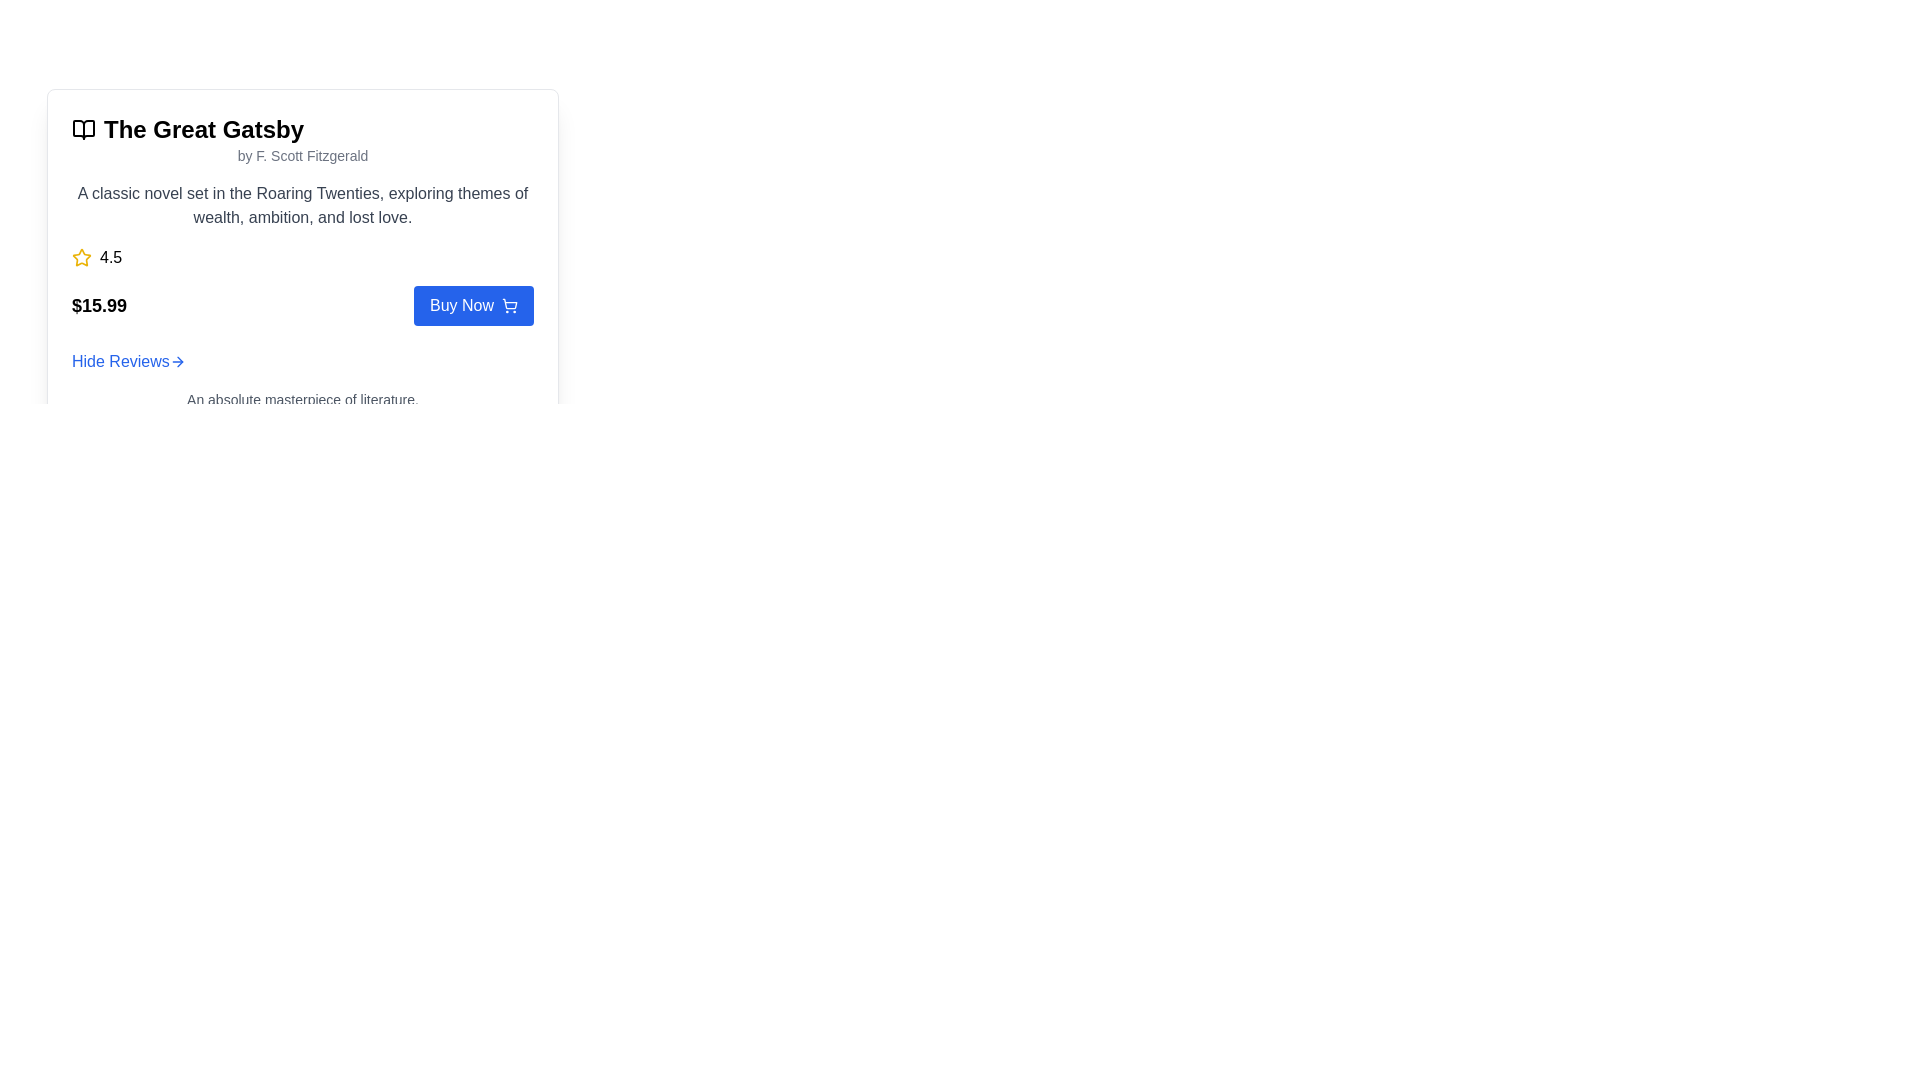 This screenshot has width=1920, height=1080. I want to click on the right-pointing arrow icon of the 'Hide Reviews' link, so click(177, 362).